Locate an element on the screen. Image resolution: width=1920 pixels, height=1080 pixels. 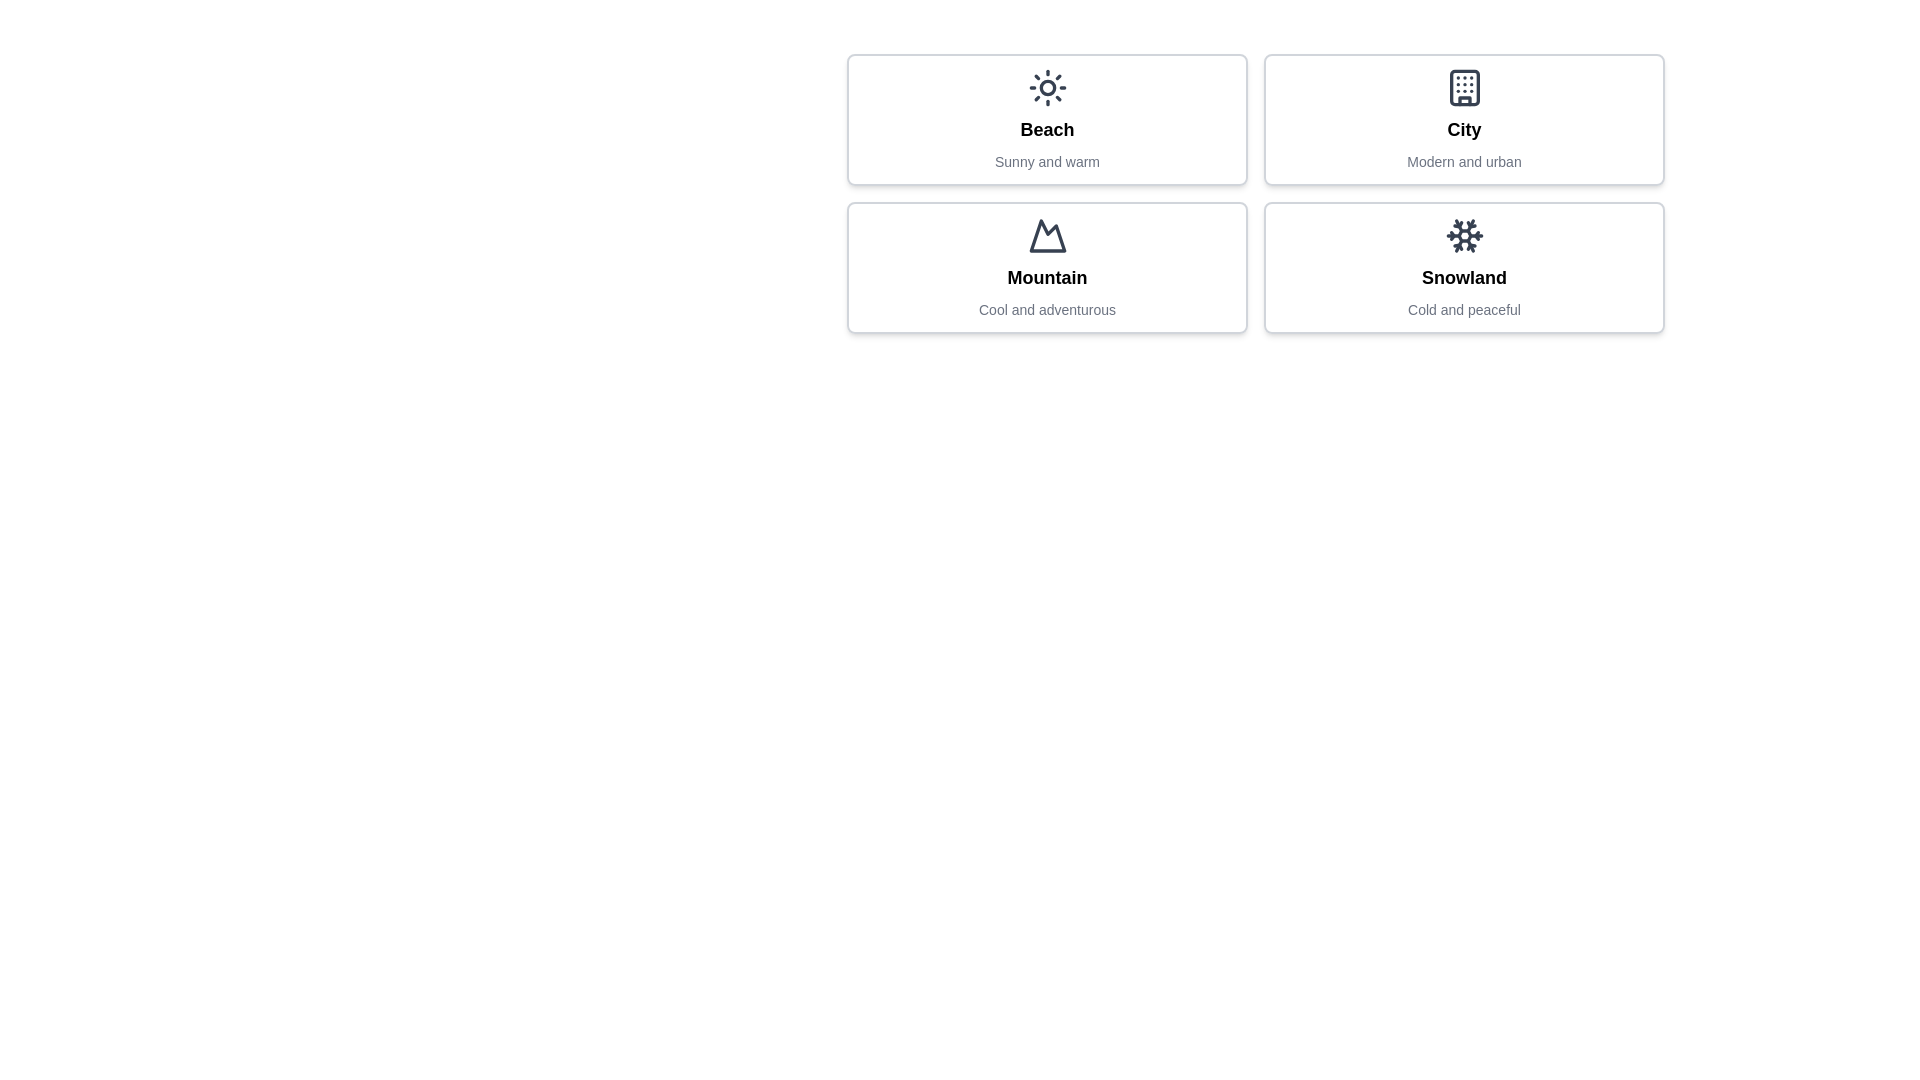
the description label for the 'Mountain' card, which provides additional context ('Cool and adventurous') and is located beneath the 'Mountain' label in a bordered and shadowed card is located at coordinates (1046, 309).